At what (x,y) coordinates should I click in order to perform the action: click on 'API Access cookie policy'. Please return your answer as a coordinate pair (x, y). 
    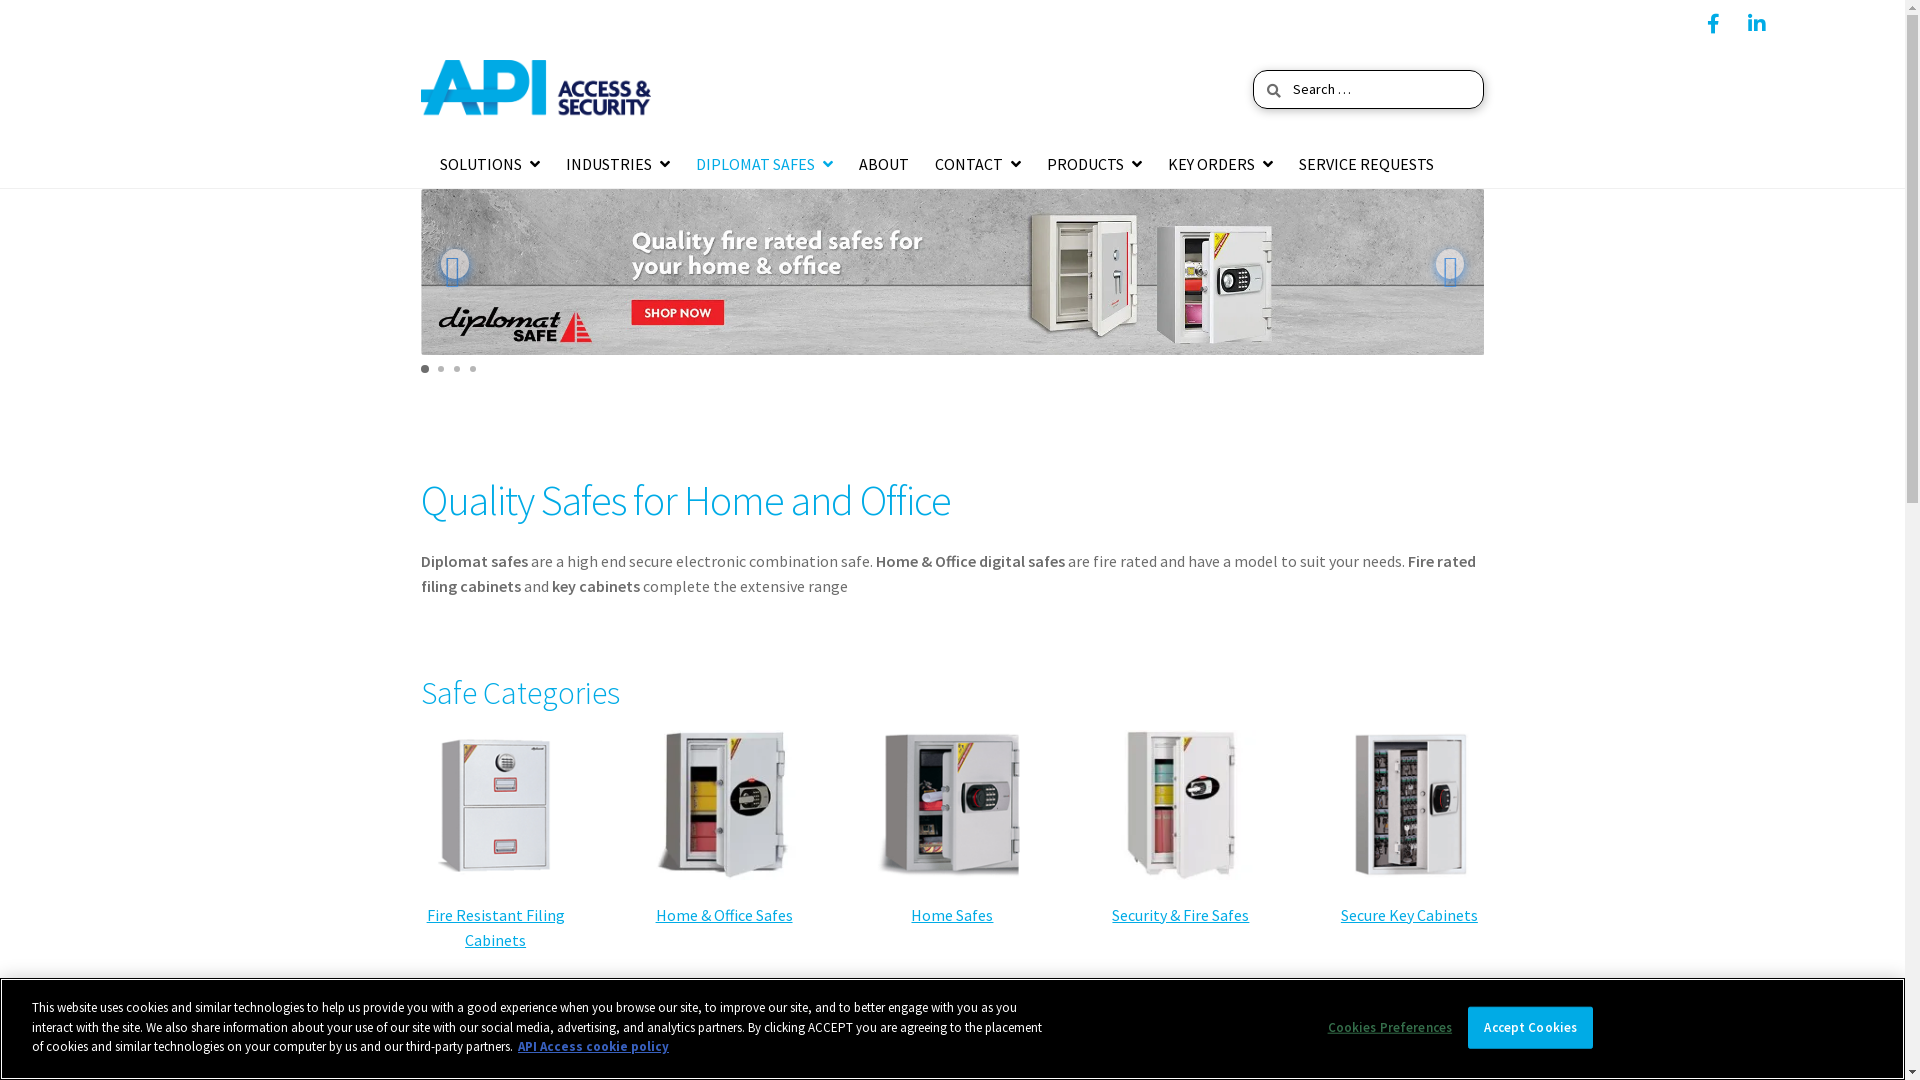
    Looking at the image, I should click on (592, 1045).